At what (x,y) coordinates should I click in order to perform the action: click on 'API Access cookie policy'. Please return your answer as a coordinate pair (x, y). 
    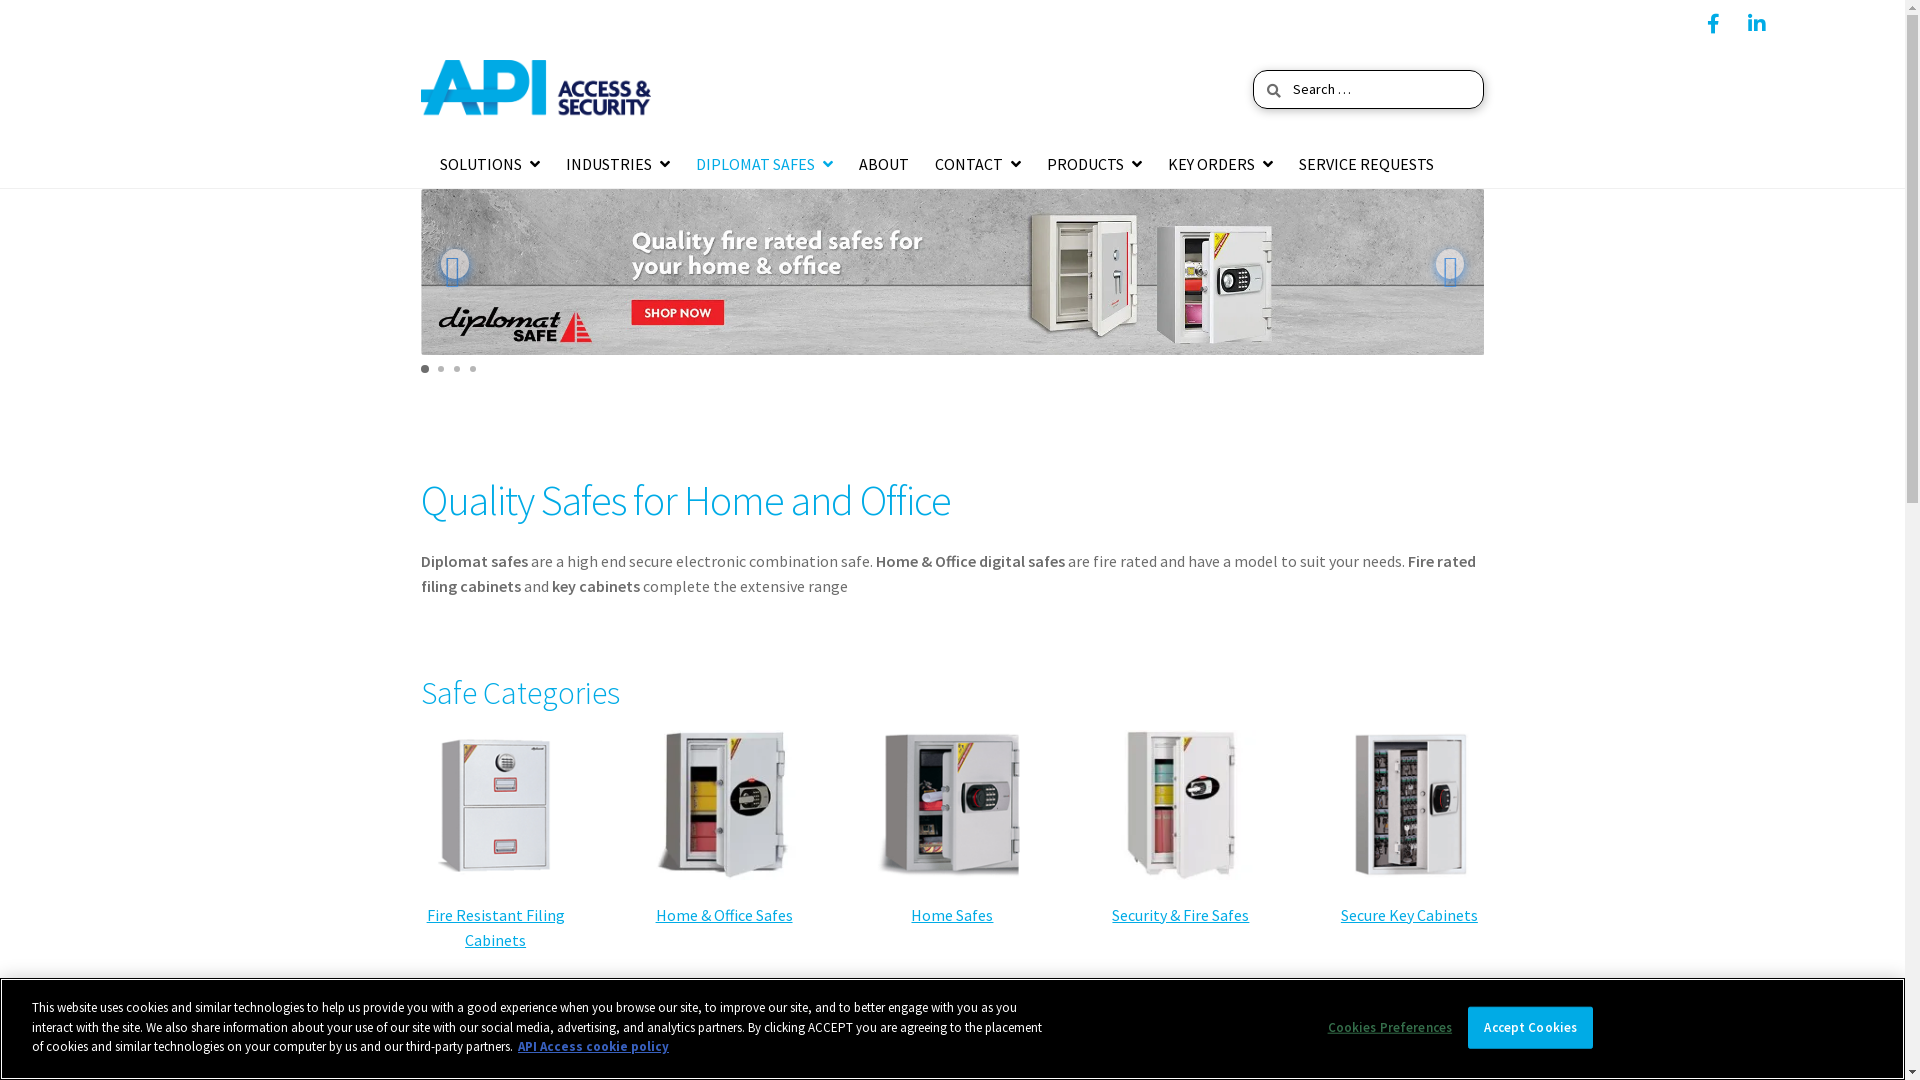
    Looking at the image, I should click on (592, 1045).